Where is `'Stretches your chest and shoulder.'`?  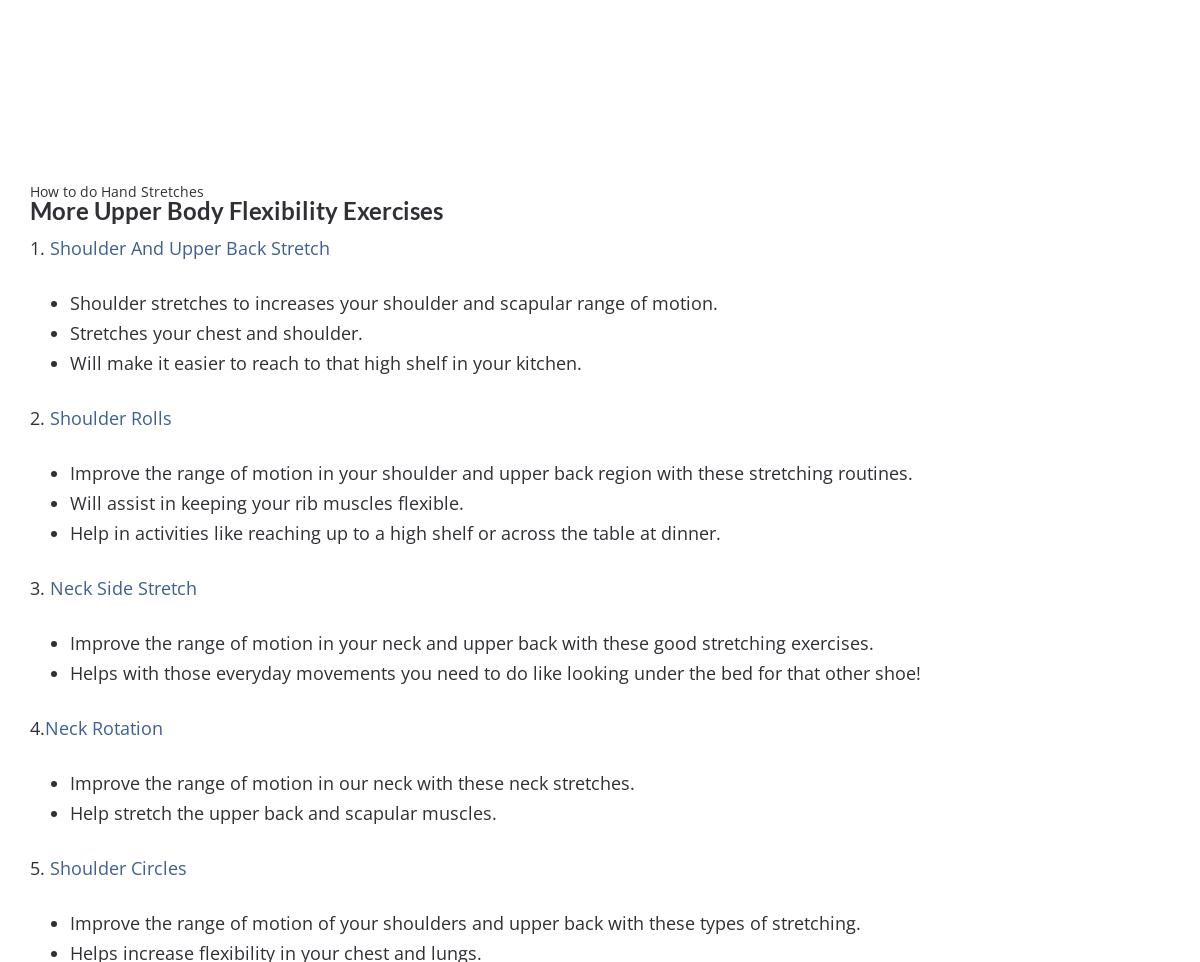
'Stretches your chest and shoulder.' is located at coordinates (215, 330).